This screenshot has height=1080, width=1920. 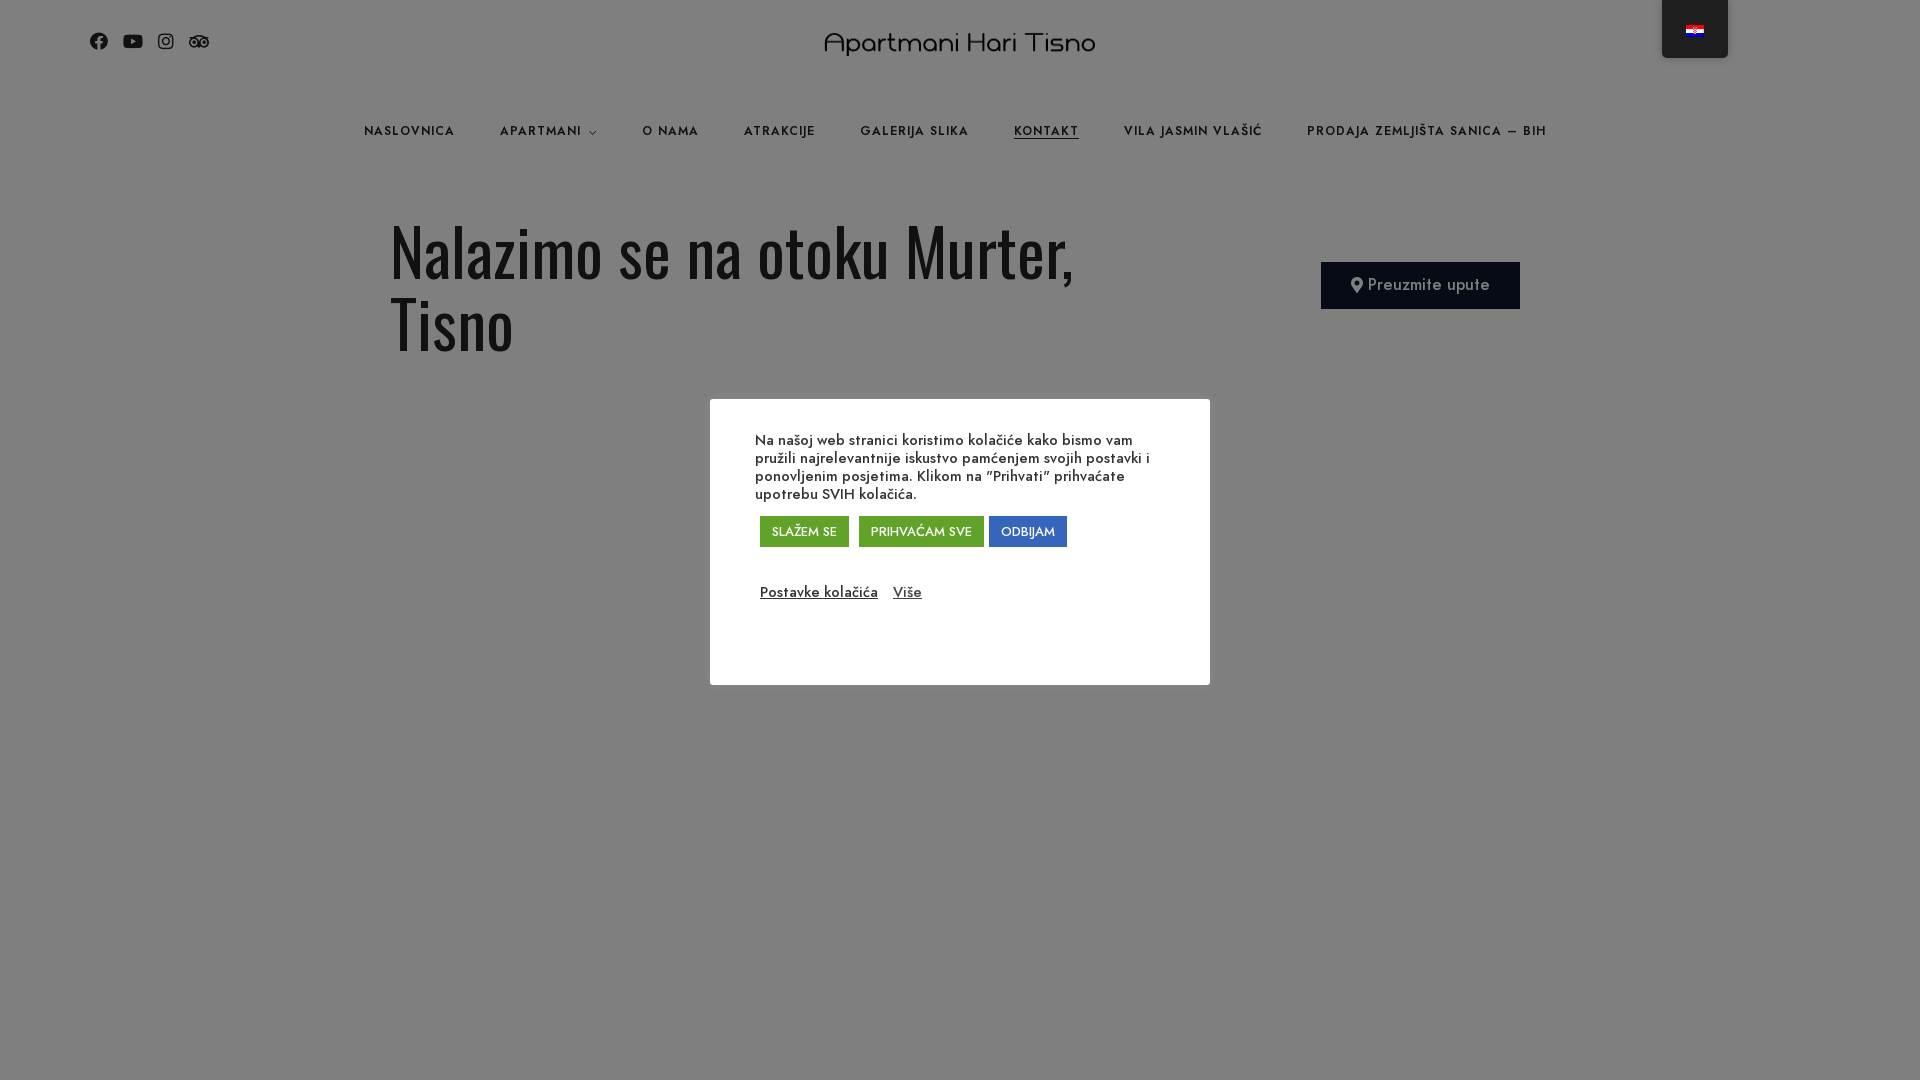 What do you see at coordinates (1013, 131) in the screenshot?
I see `'KONTAKT'` at bounding box center [1013, 131].